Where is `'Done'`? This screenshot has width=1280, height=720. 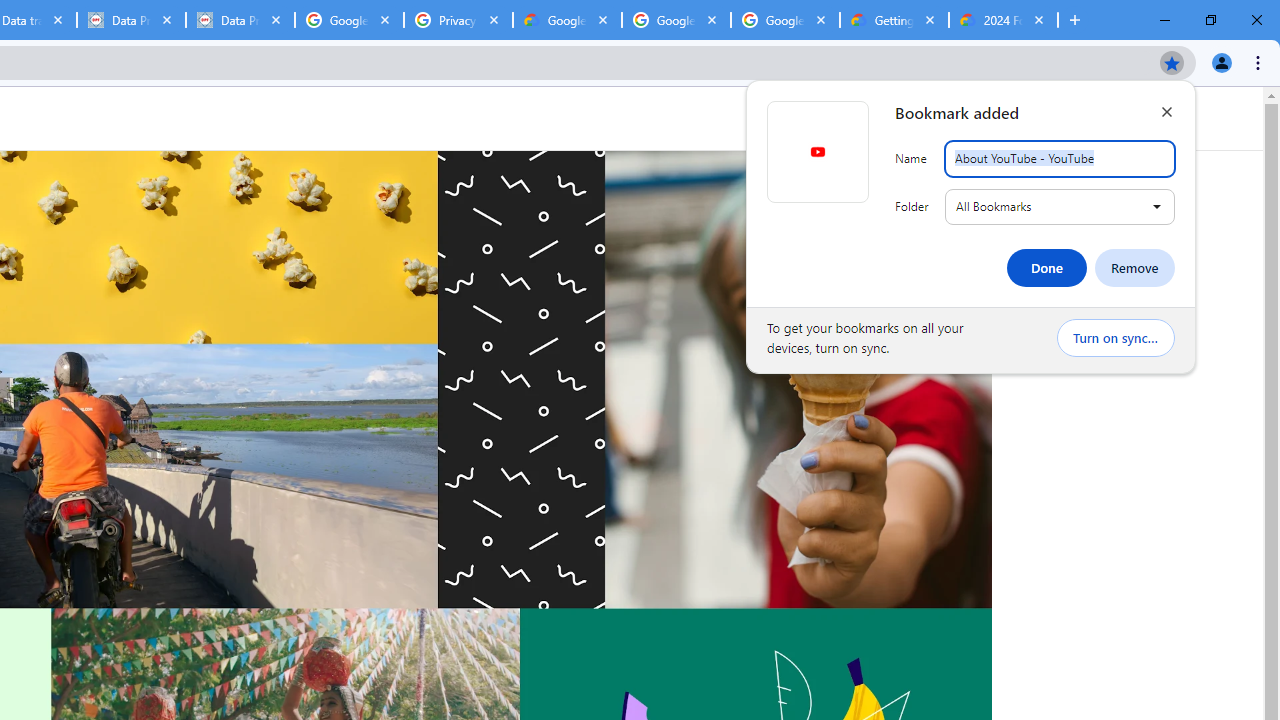
'Done' is located at coordinates (1046, 267).